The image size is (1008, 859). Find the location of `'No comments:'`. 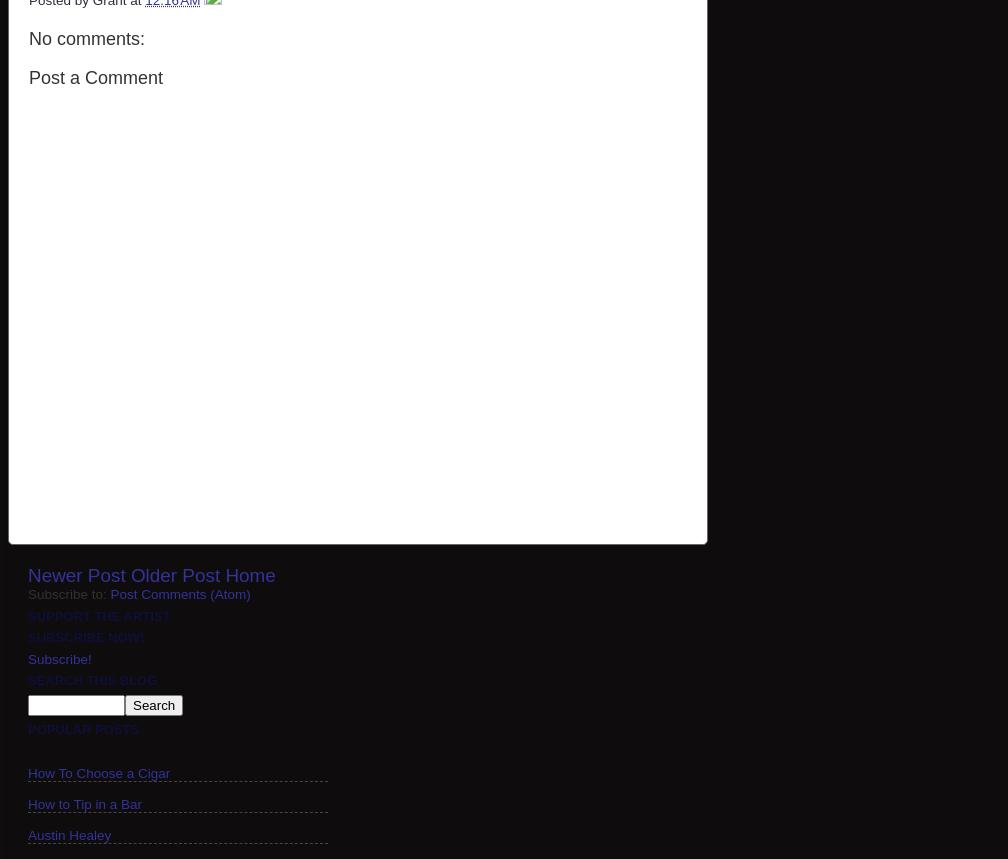

'No comments:' is located at coordinates (86, 38).